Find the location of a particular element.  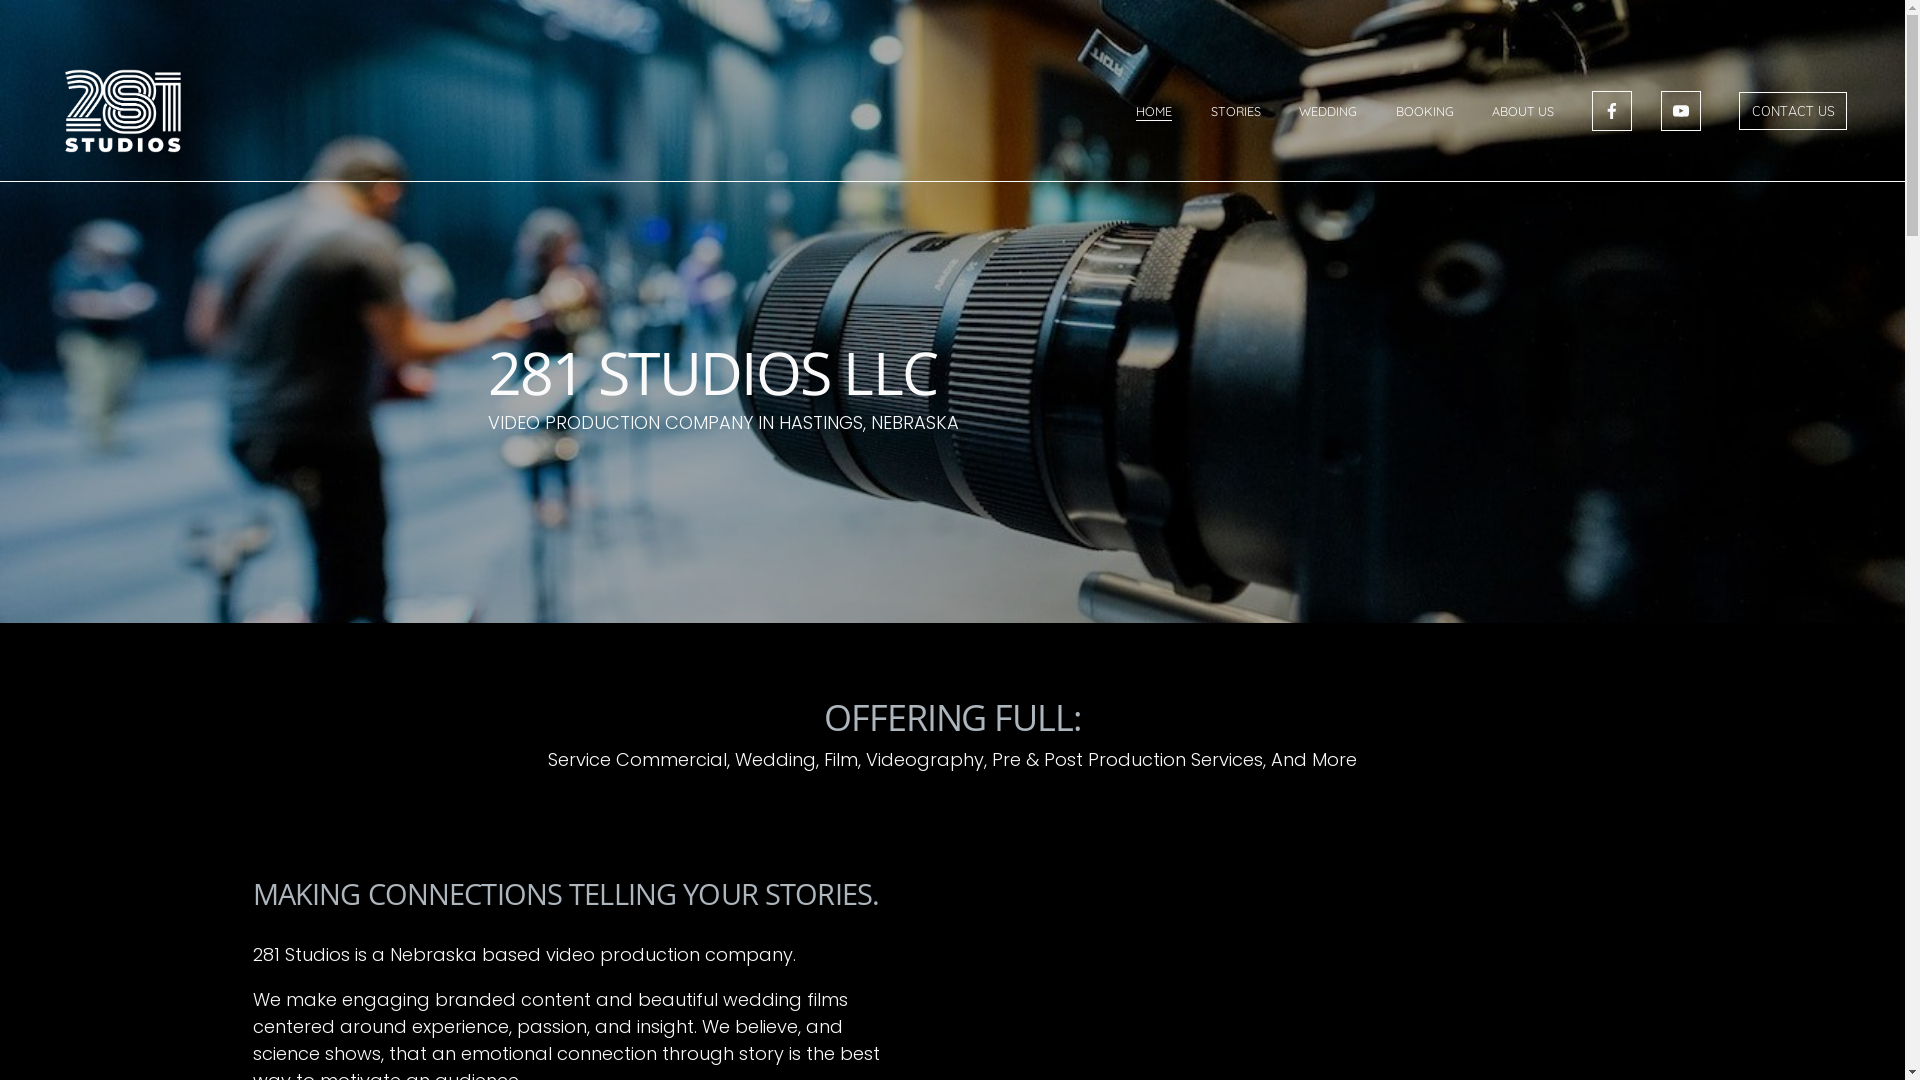

'ABOUT US' is located at coordinates (1521, 111).